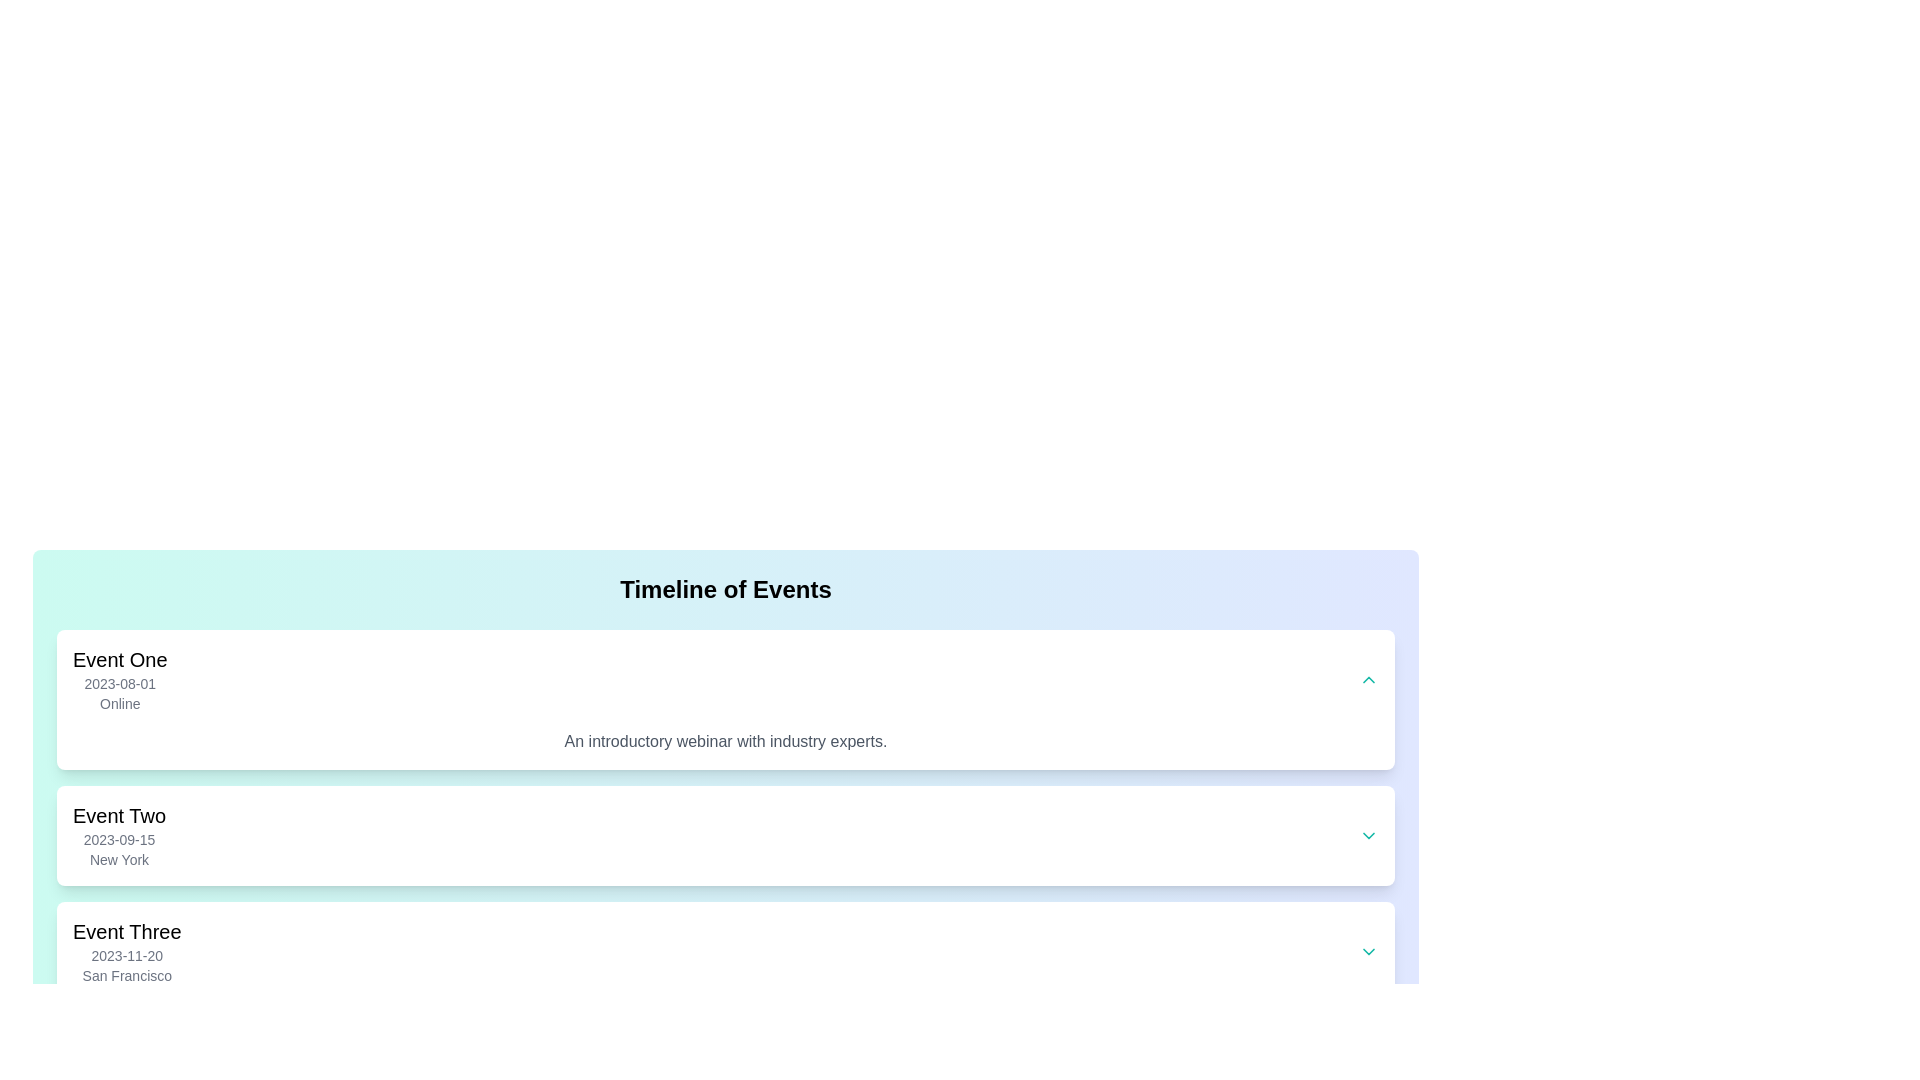 The height and width of the screenshot is (1080, 1920). I want to click on the bold, centered header text reading 'Timeline of Events', which is styled with a semi-bold weight in black on a light gradient background, so click(724, 589).